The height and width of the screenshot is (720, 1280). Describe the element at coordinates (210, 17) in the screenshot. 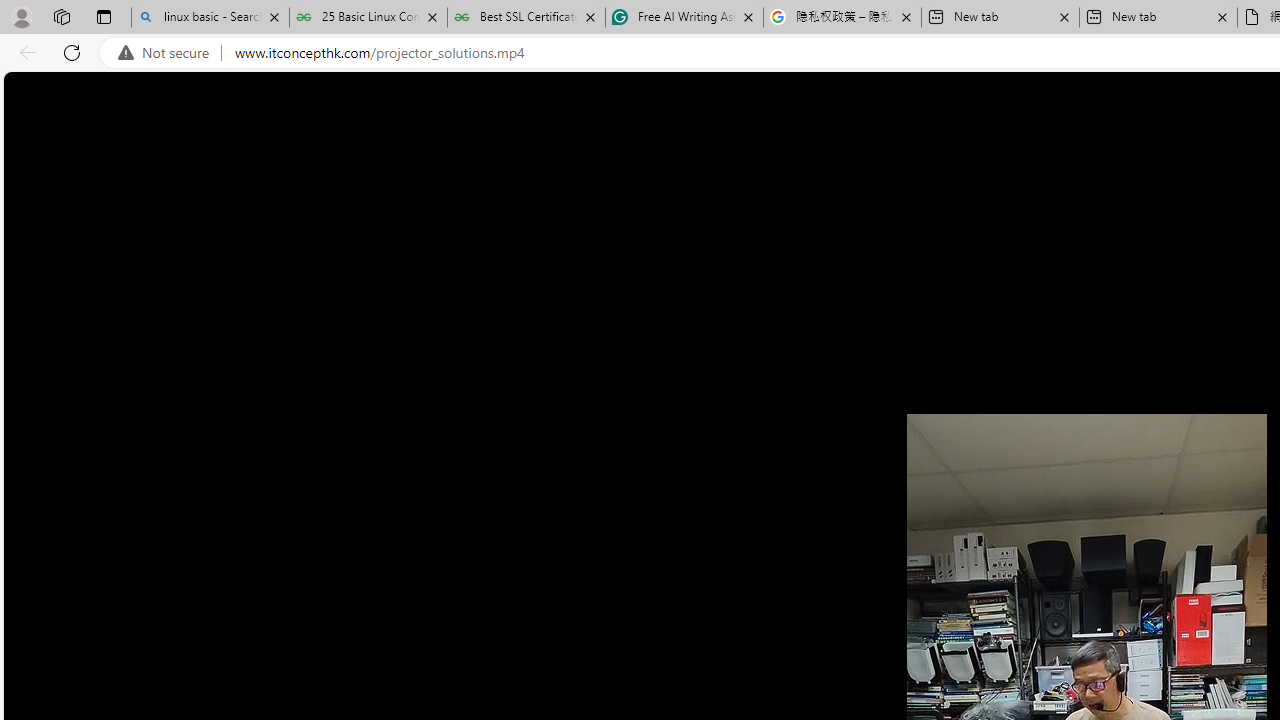

I see `'linux basic - Search'` at that location.